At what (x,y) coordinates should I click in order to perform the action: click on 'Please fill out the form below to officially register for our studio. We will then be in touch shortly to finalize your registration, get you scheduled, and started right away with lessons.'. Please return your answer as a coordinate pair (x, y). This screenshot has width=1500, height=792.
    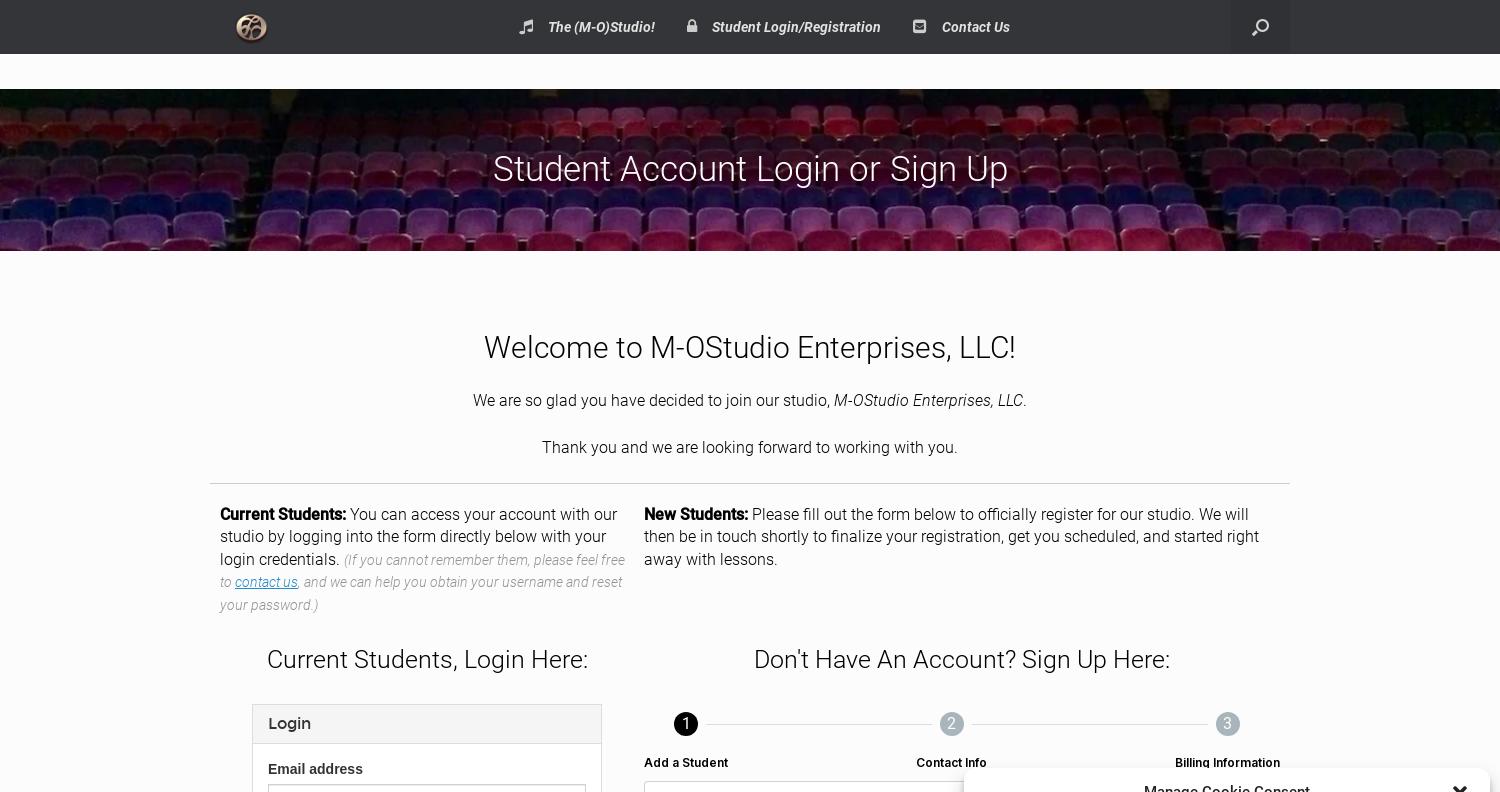
    Looking at the image, I should click on (950, 535).